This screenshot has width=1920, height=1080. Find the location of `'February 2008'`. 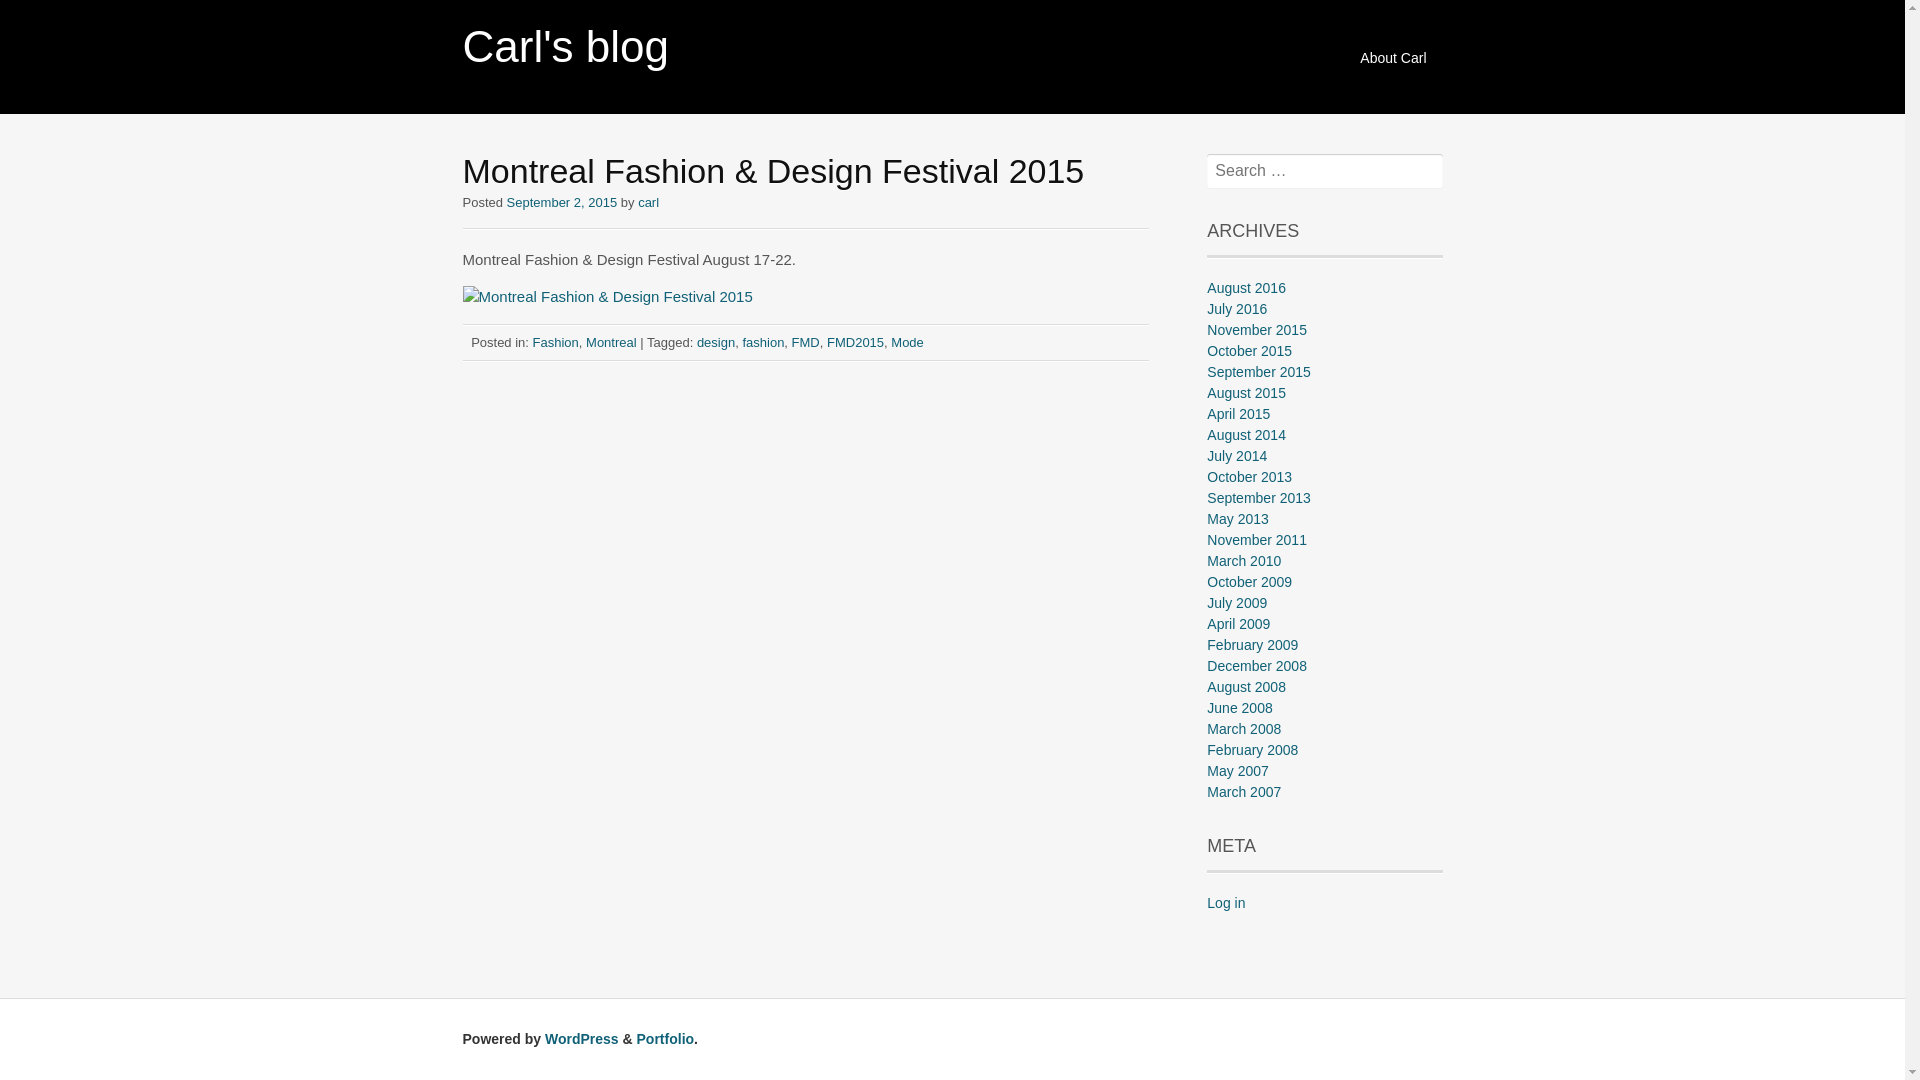

'February 2008' is located at coordinates (1251, 749).